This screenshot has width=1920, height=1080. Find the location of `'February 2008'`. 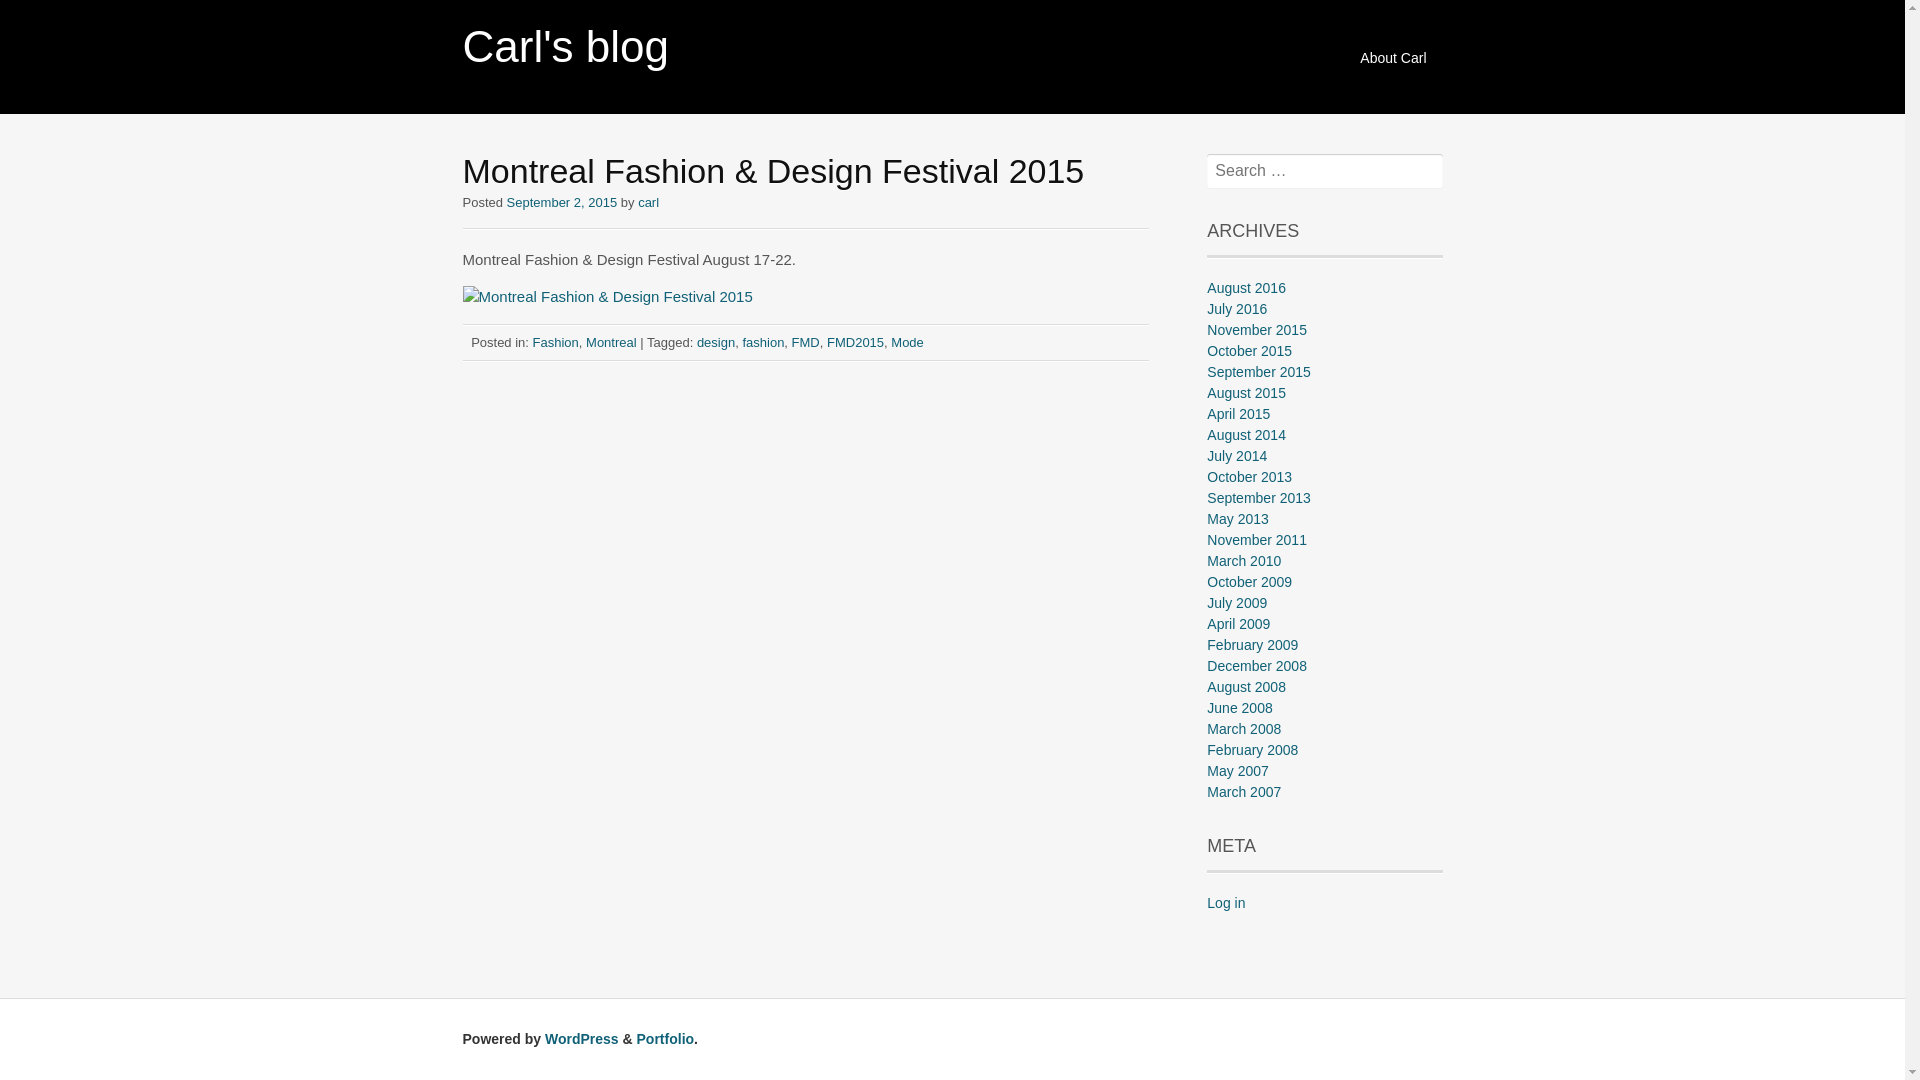

'February 2008' is located at coordinates (1251, 749).